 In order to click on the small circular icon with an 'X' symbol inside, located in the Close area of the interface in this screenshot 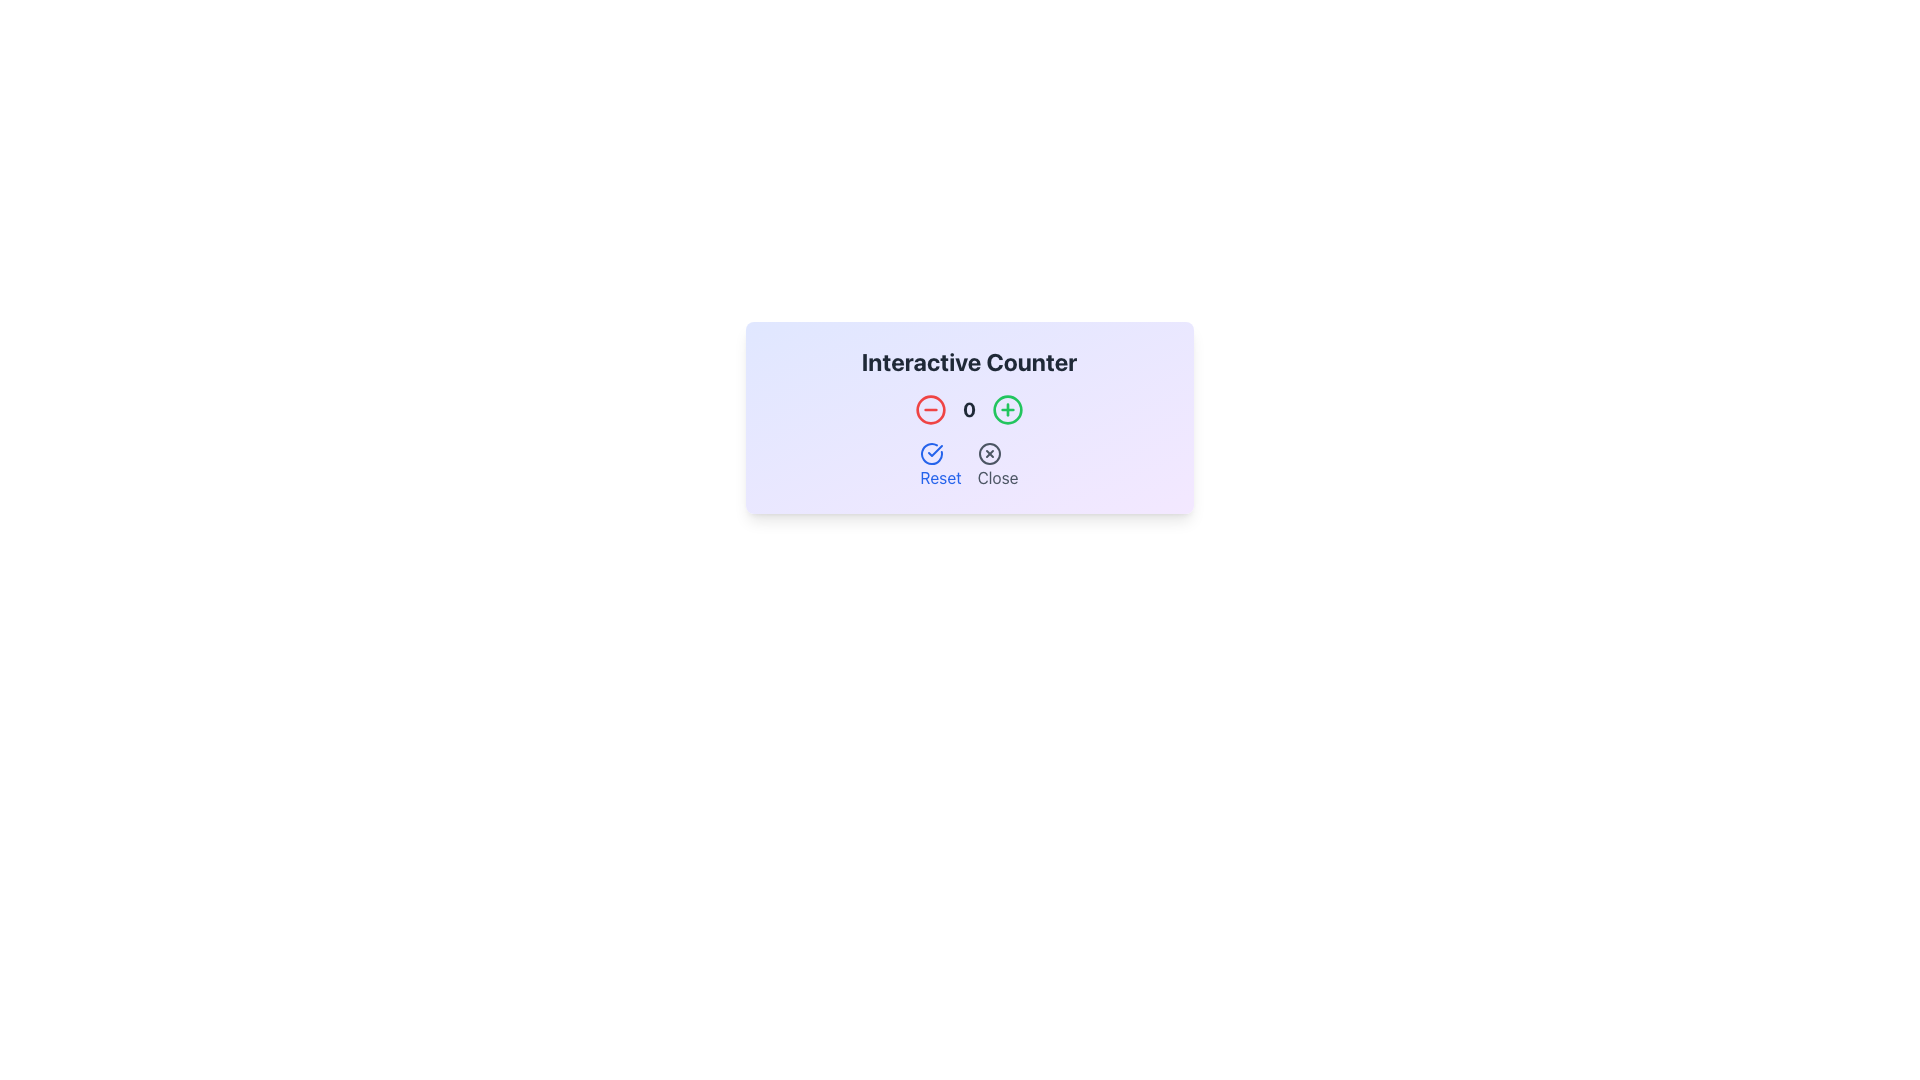, I will do `click(989, 454)`.